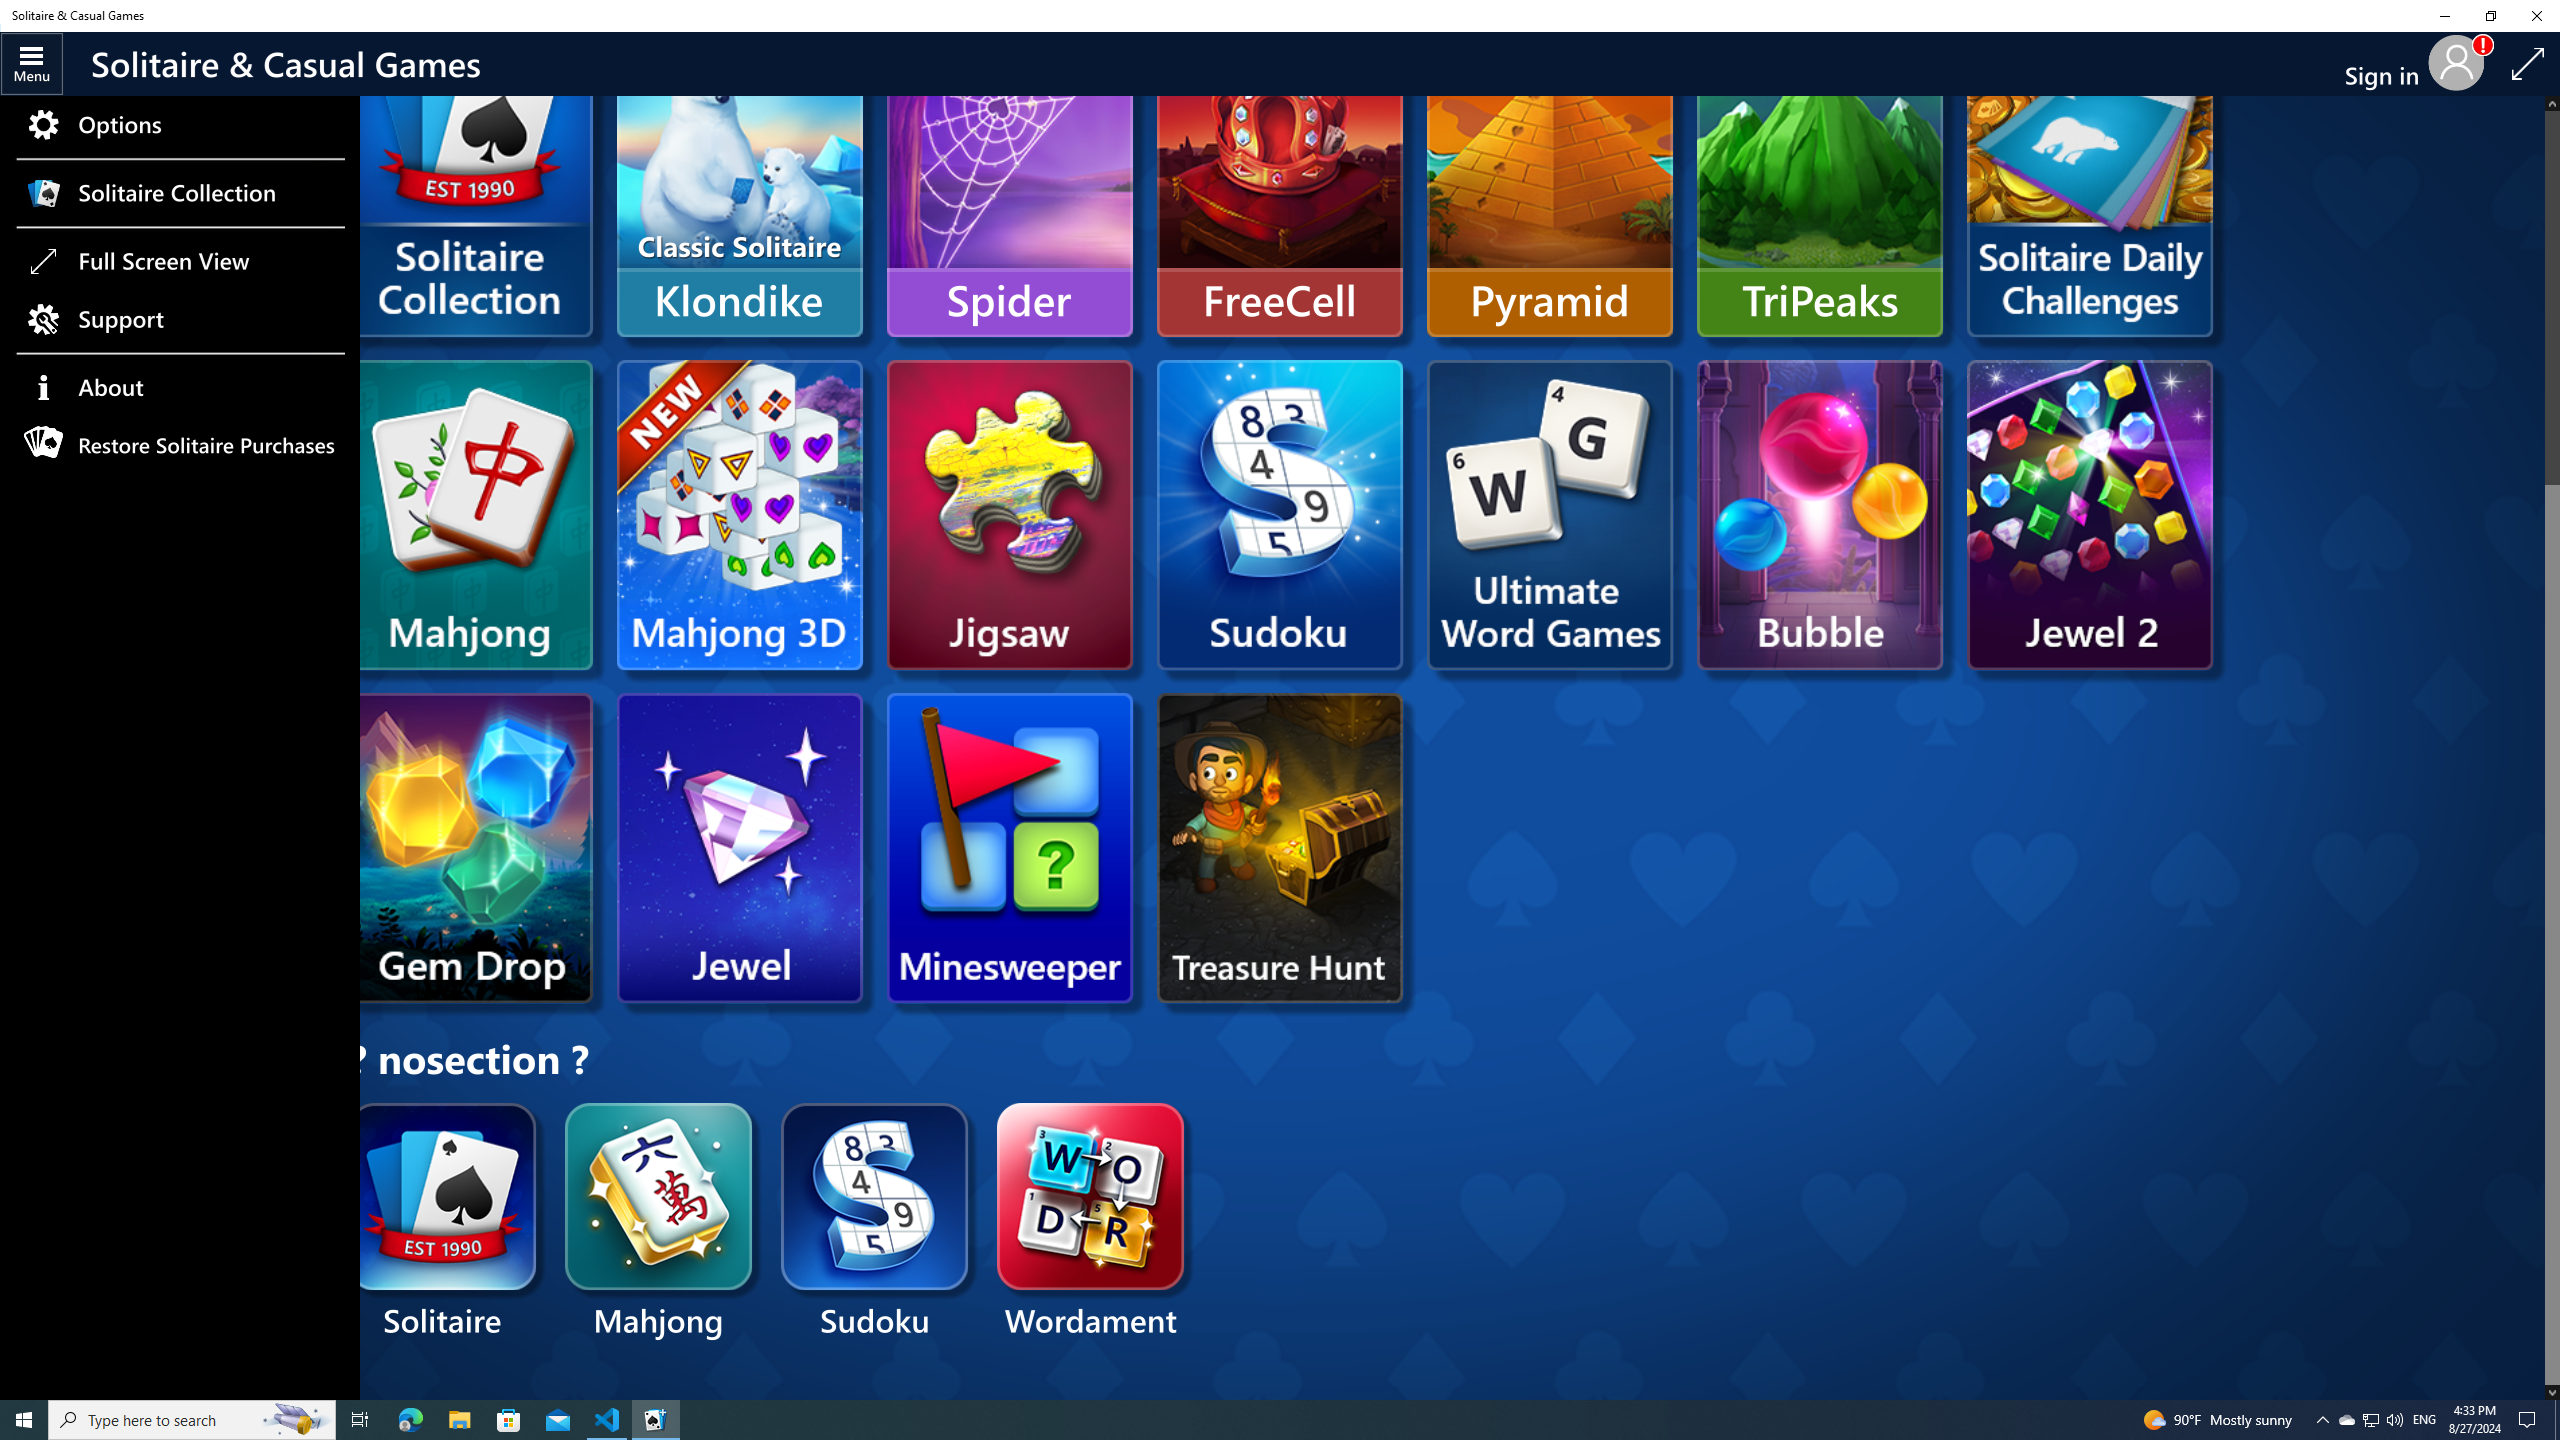  Describe the element at coordinates (2535, 15) in the screenshot. I see `'Close Solitaire & Casual Games'` at that location.